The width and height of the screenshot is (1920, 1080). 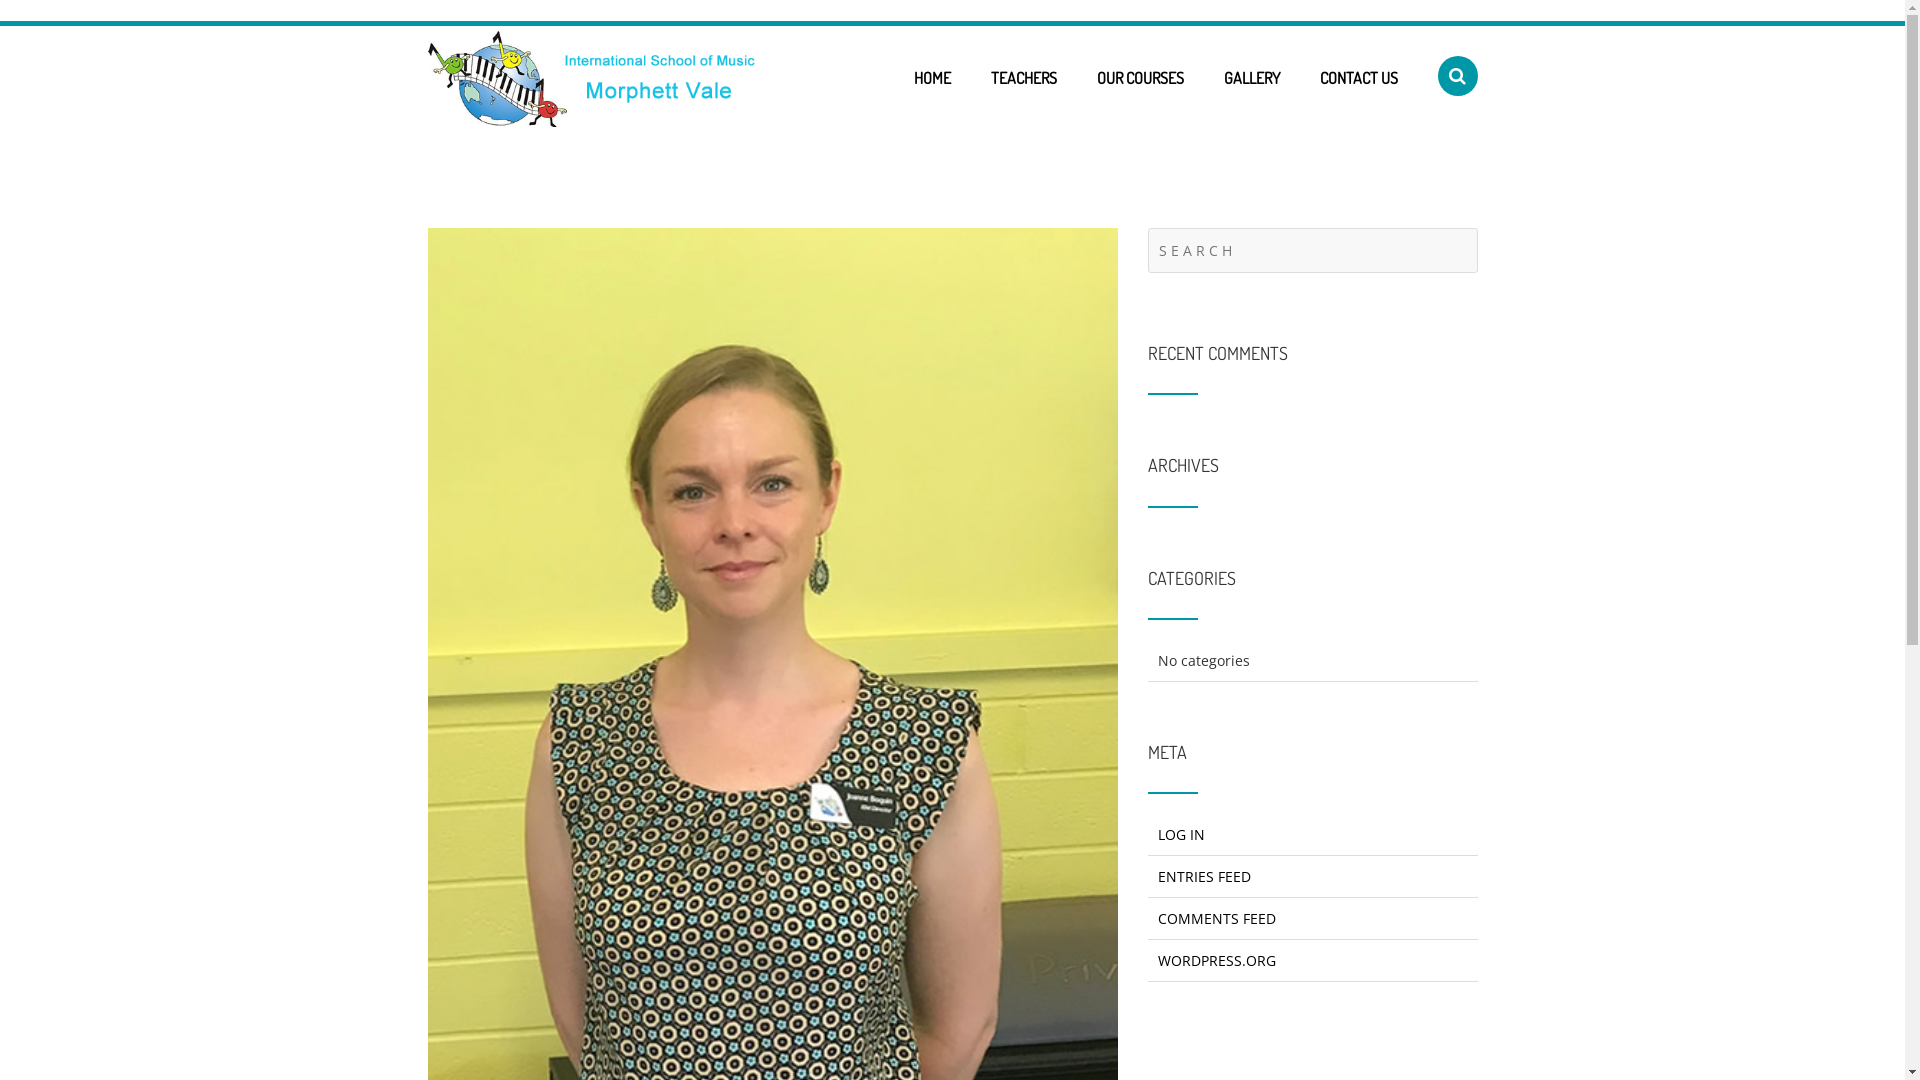 I want to click on 'ENTRIES FEED', so click(x=1203, y=875).